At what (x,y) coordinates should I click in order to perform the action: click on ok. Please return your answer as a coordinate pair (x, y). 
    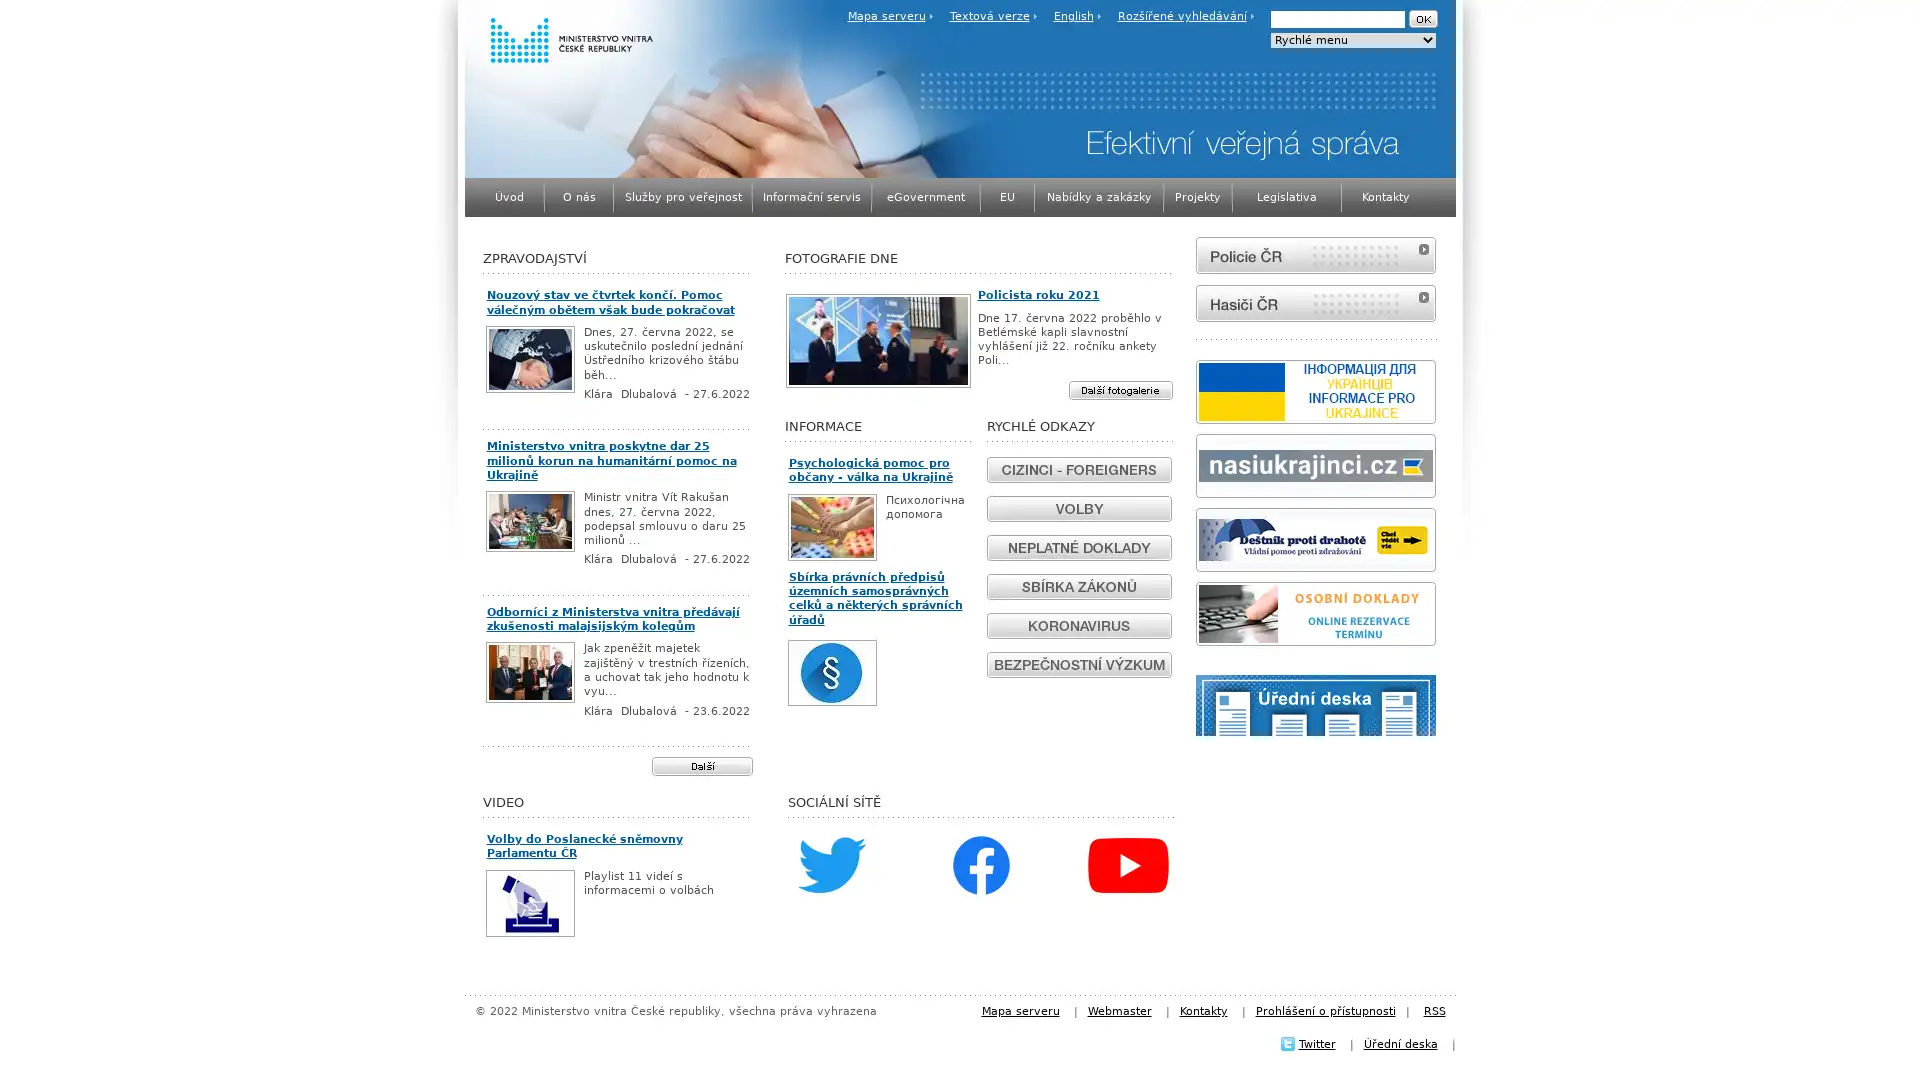
    Looking at the image, I should click on (1421, 19).